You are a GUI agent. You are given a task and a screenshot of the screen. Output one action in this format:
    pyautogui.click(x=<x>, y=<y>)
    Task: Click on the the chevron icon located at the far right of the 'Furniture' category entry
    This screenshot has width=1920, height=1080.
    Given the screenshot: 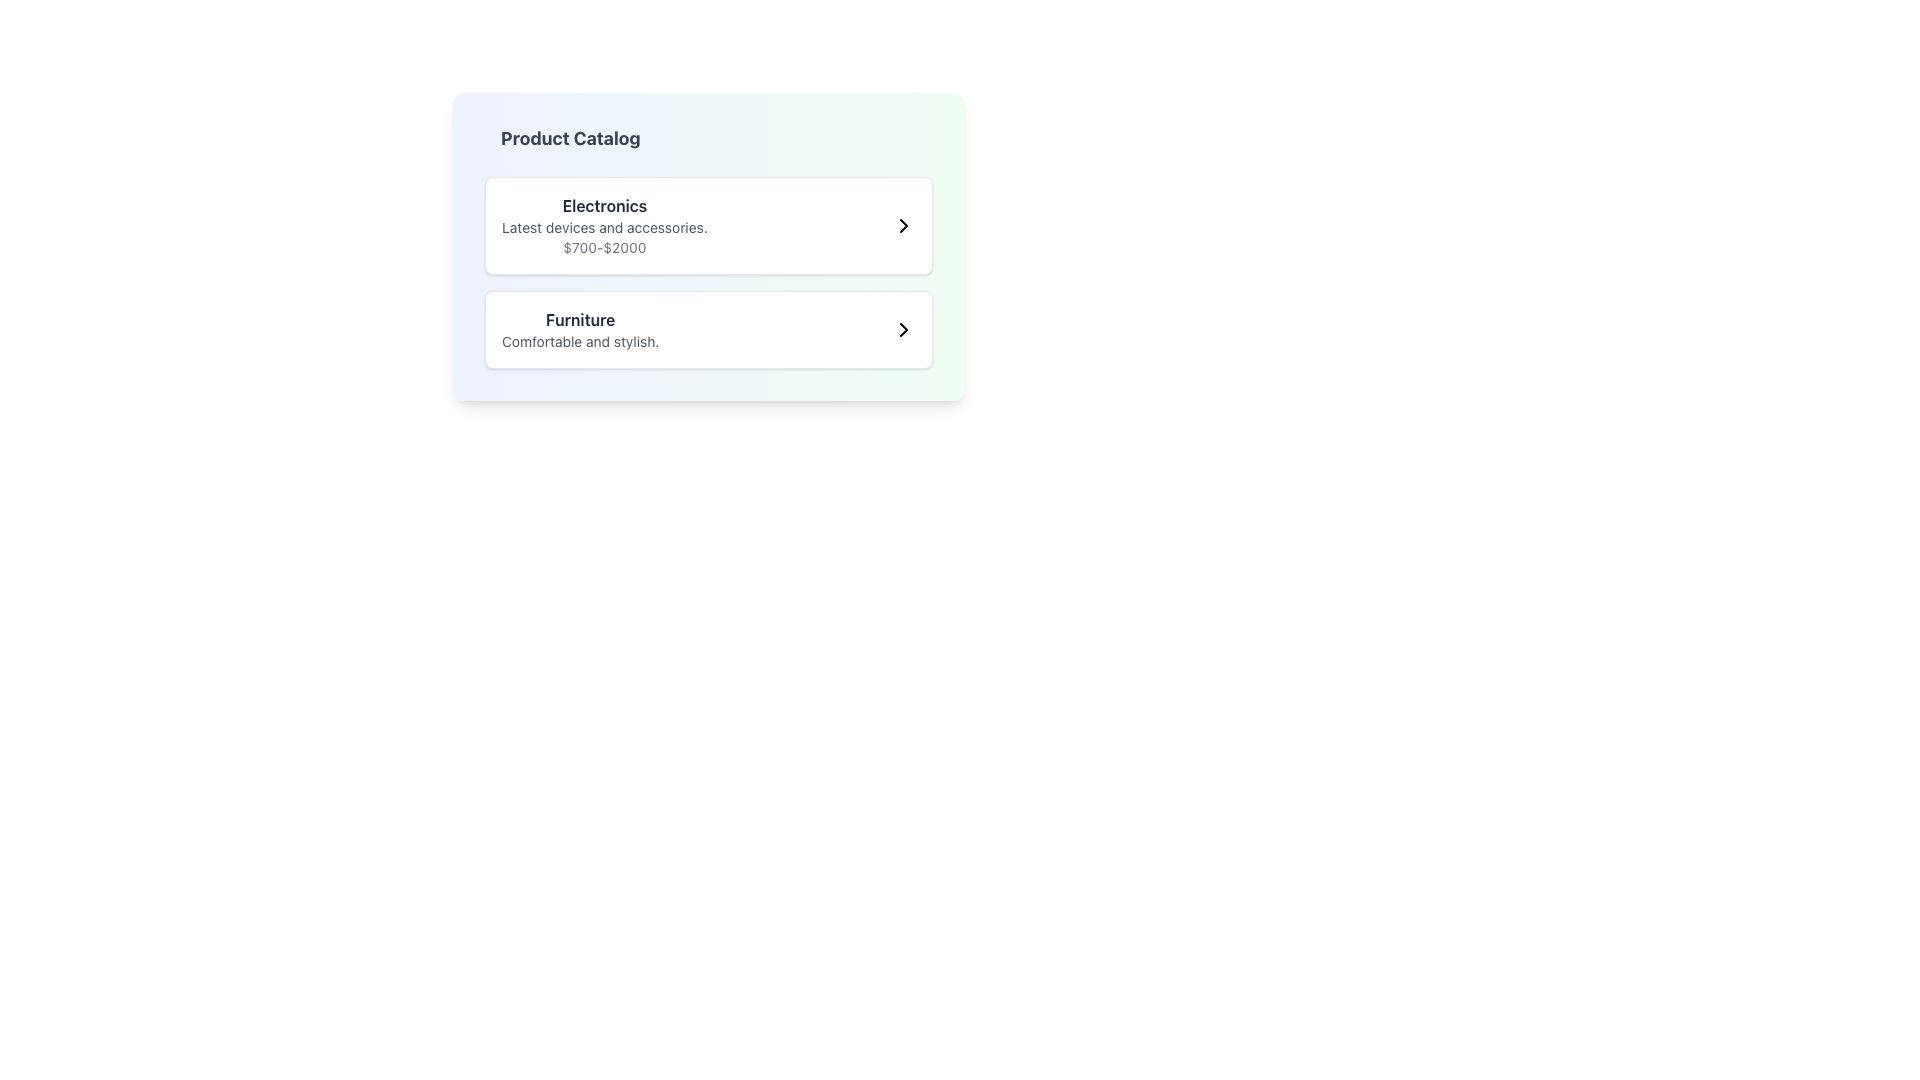 What is the action you would take?
    pyautogui.click(x=902, y=329)
    